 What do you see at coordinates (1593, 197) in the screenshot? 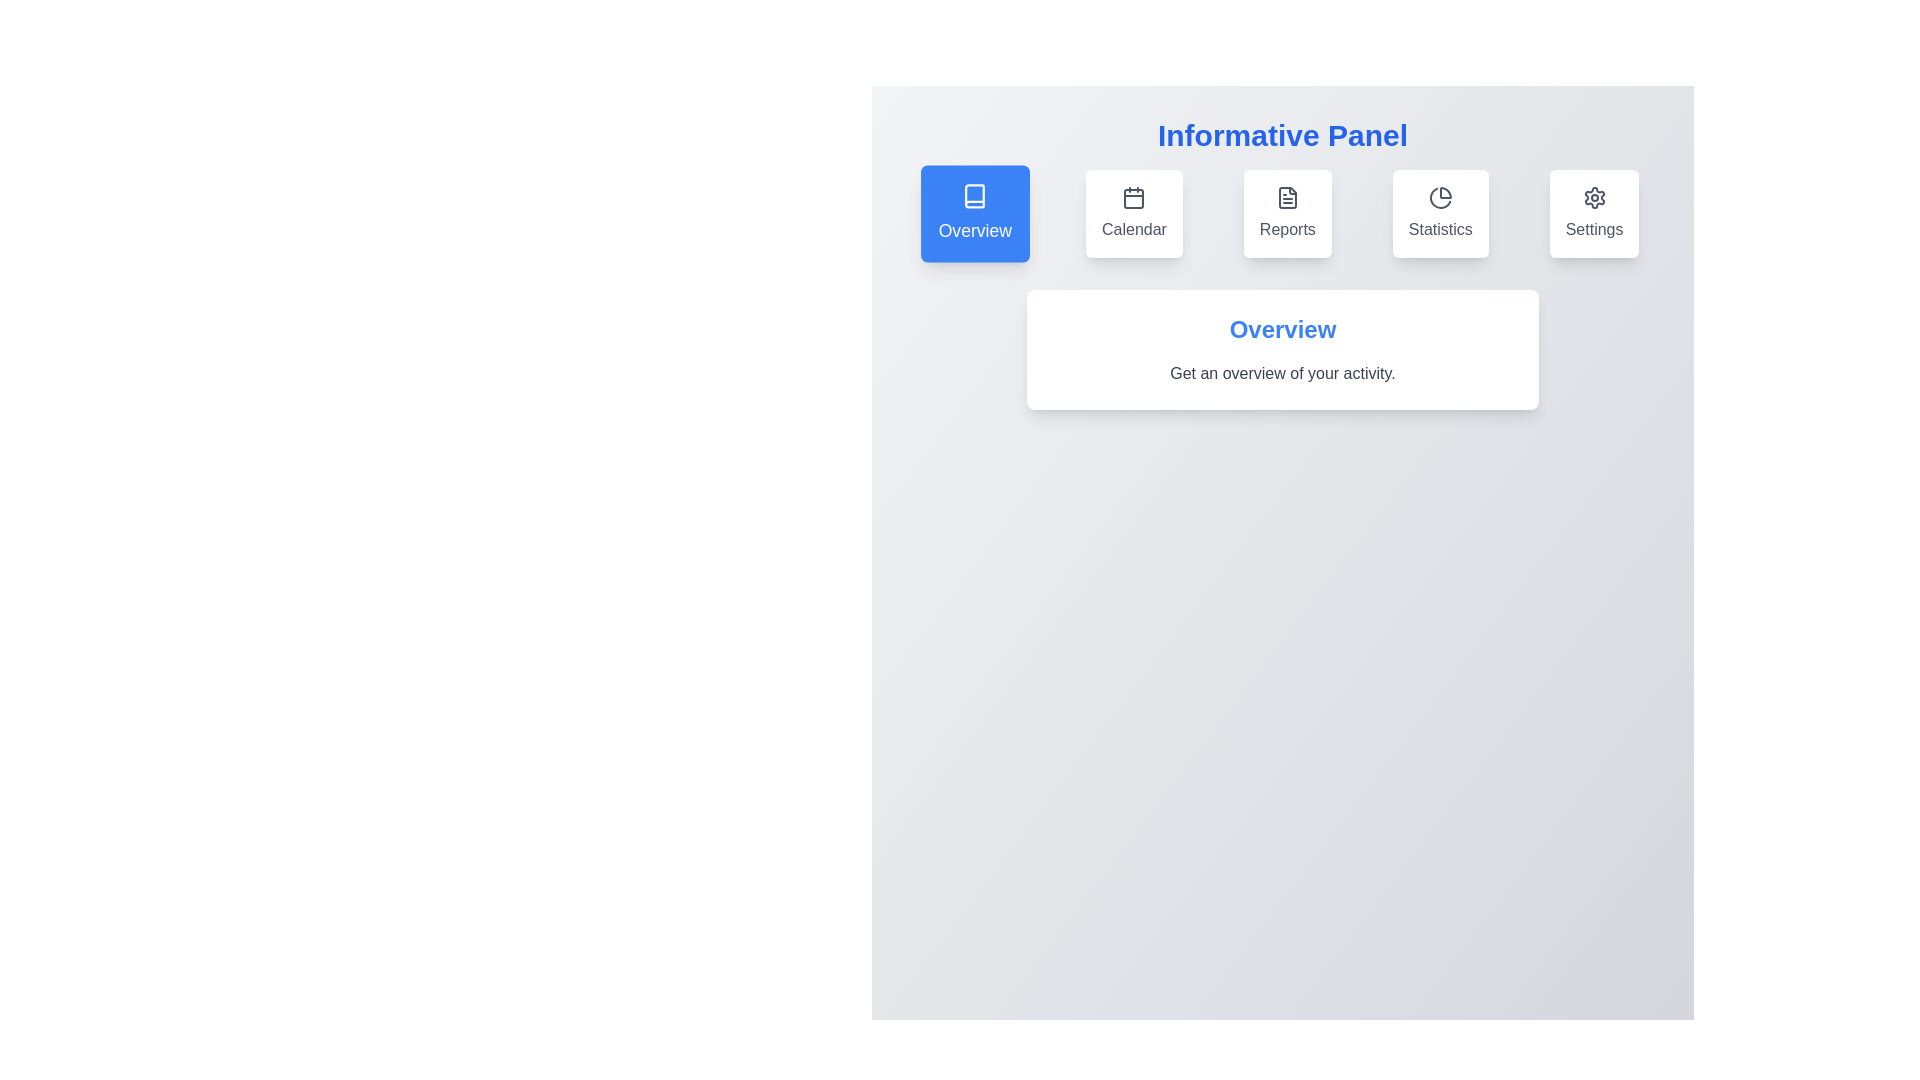
I see `the cogwheel icon in the settings group, which signifies settings or configuration options, located to the far right in the upper row of options adjacent to the 'Statistics' icon` at bounding box center [1593, 197].